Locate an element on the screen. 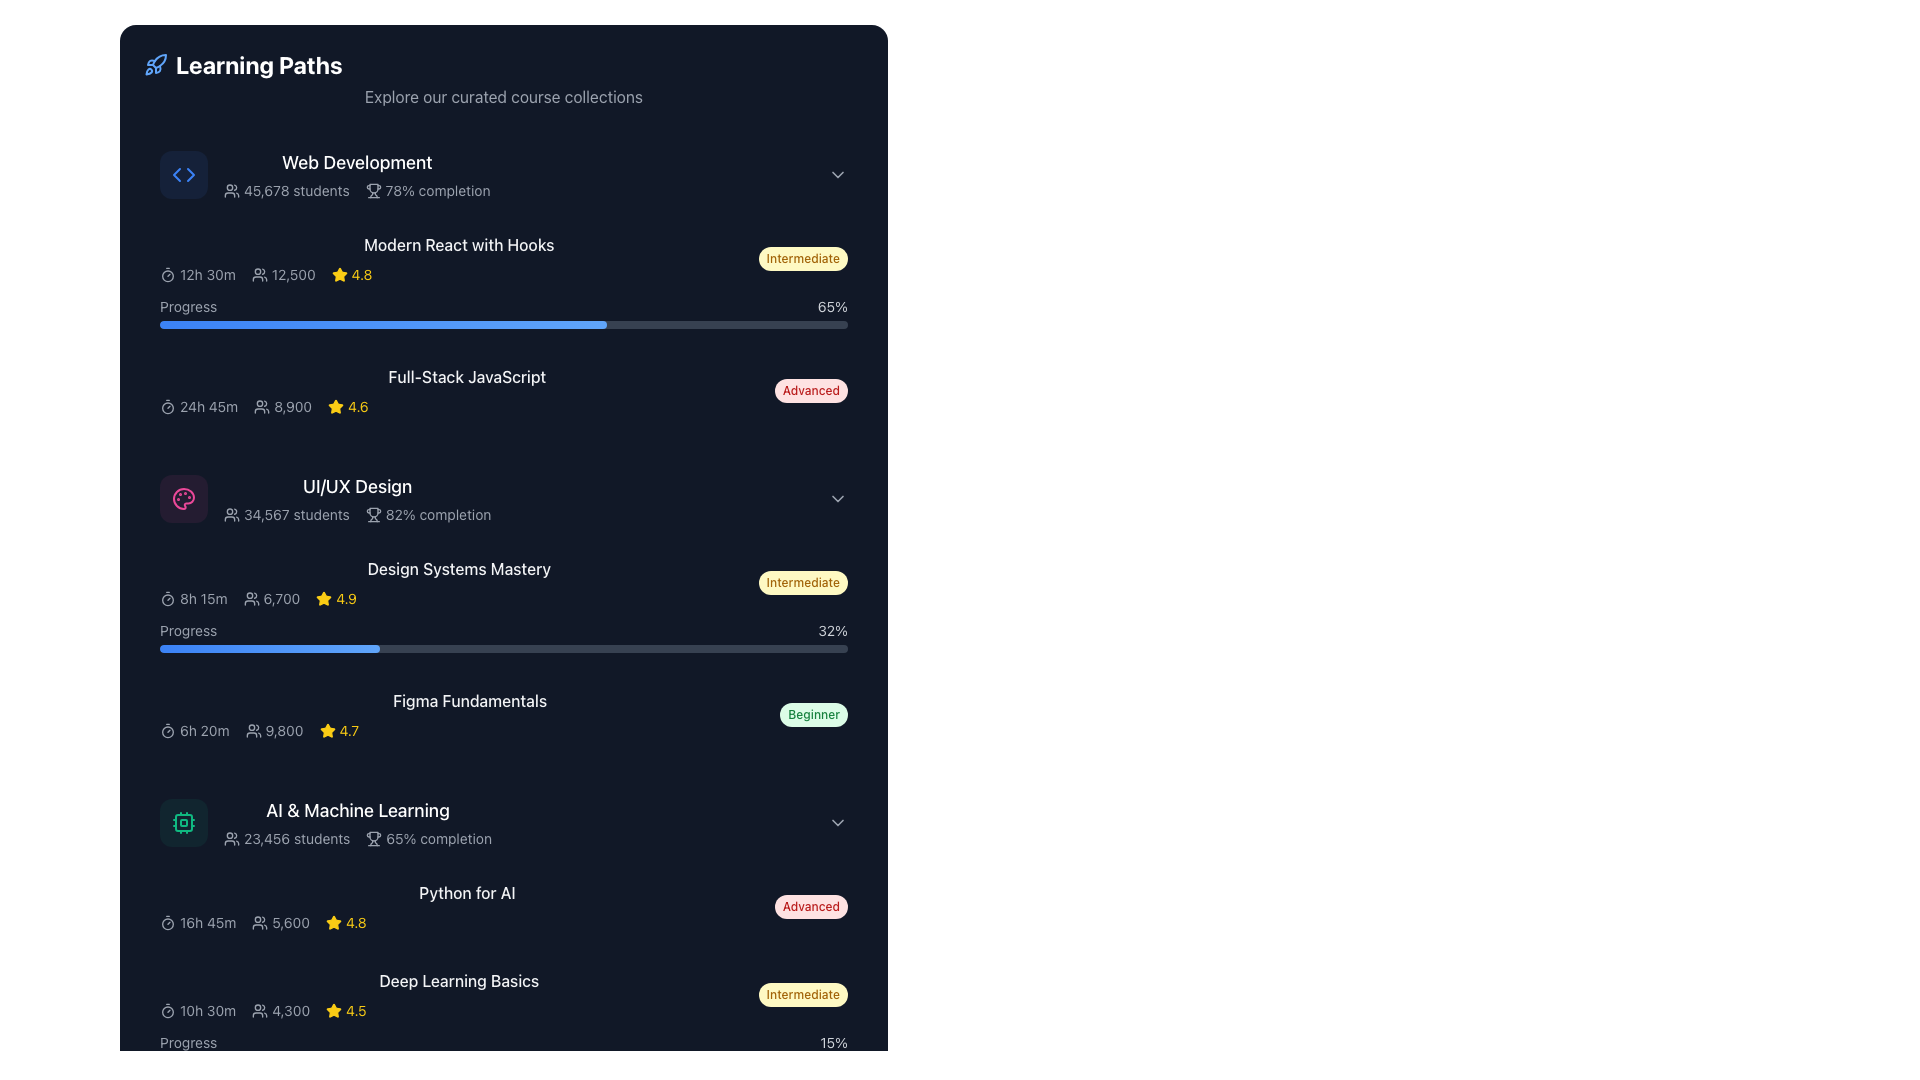  the text label indicating the name of the course 'Deep Learning Basics' located in the 'AI & Machine Learning' section, positioned towards the bottom of the visible list is located at coordinates (458, 979).